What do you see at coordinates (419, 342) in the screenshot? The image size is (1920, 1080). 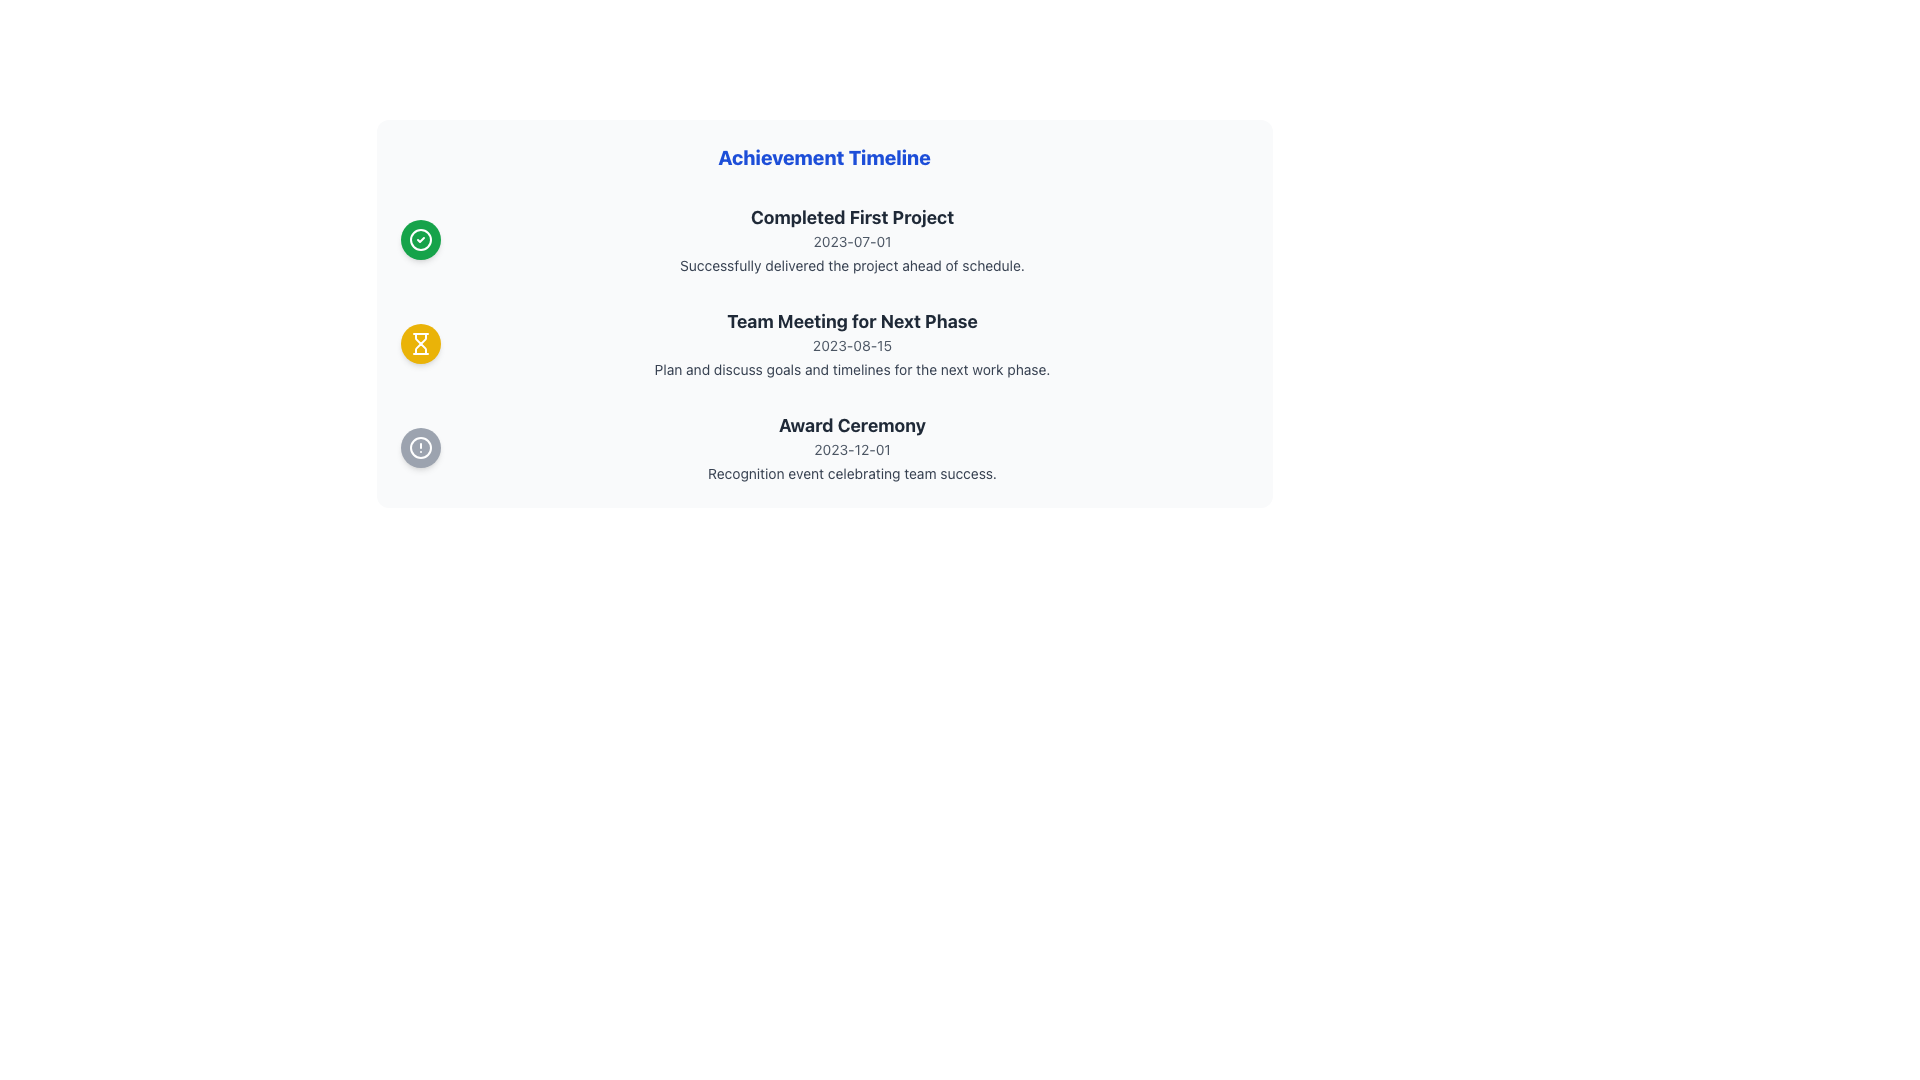 I see `the circular yellow icon with a white hourglass symbol, located in the second row of the 'Achievement Timeline' card, to the left of the 'Team Meeting for Next Phase' text` at bounding box center [419, 342].